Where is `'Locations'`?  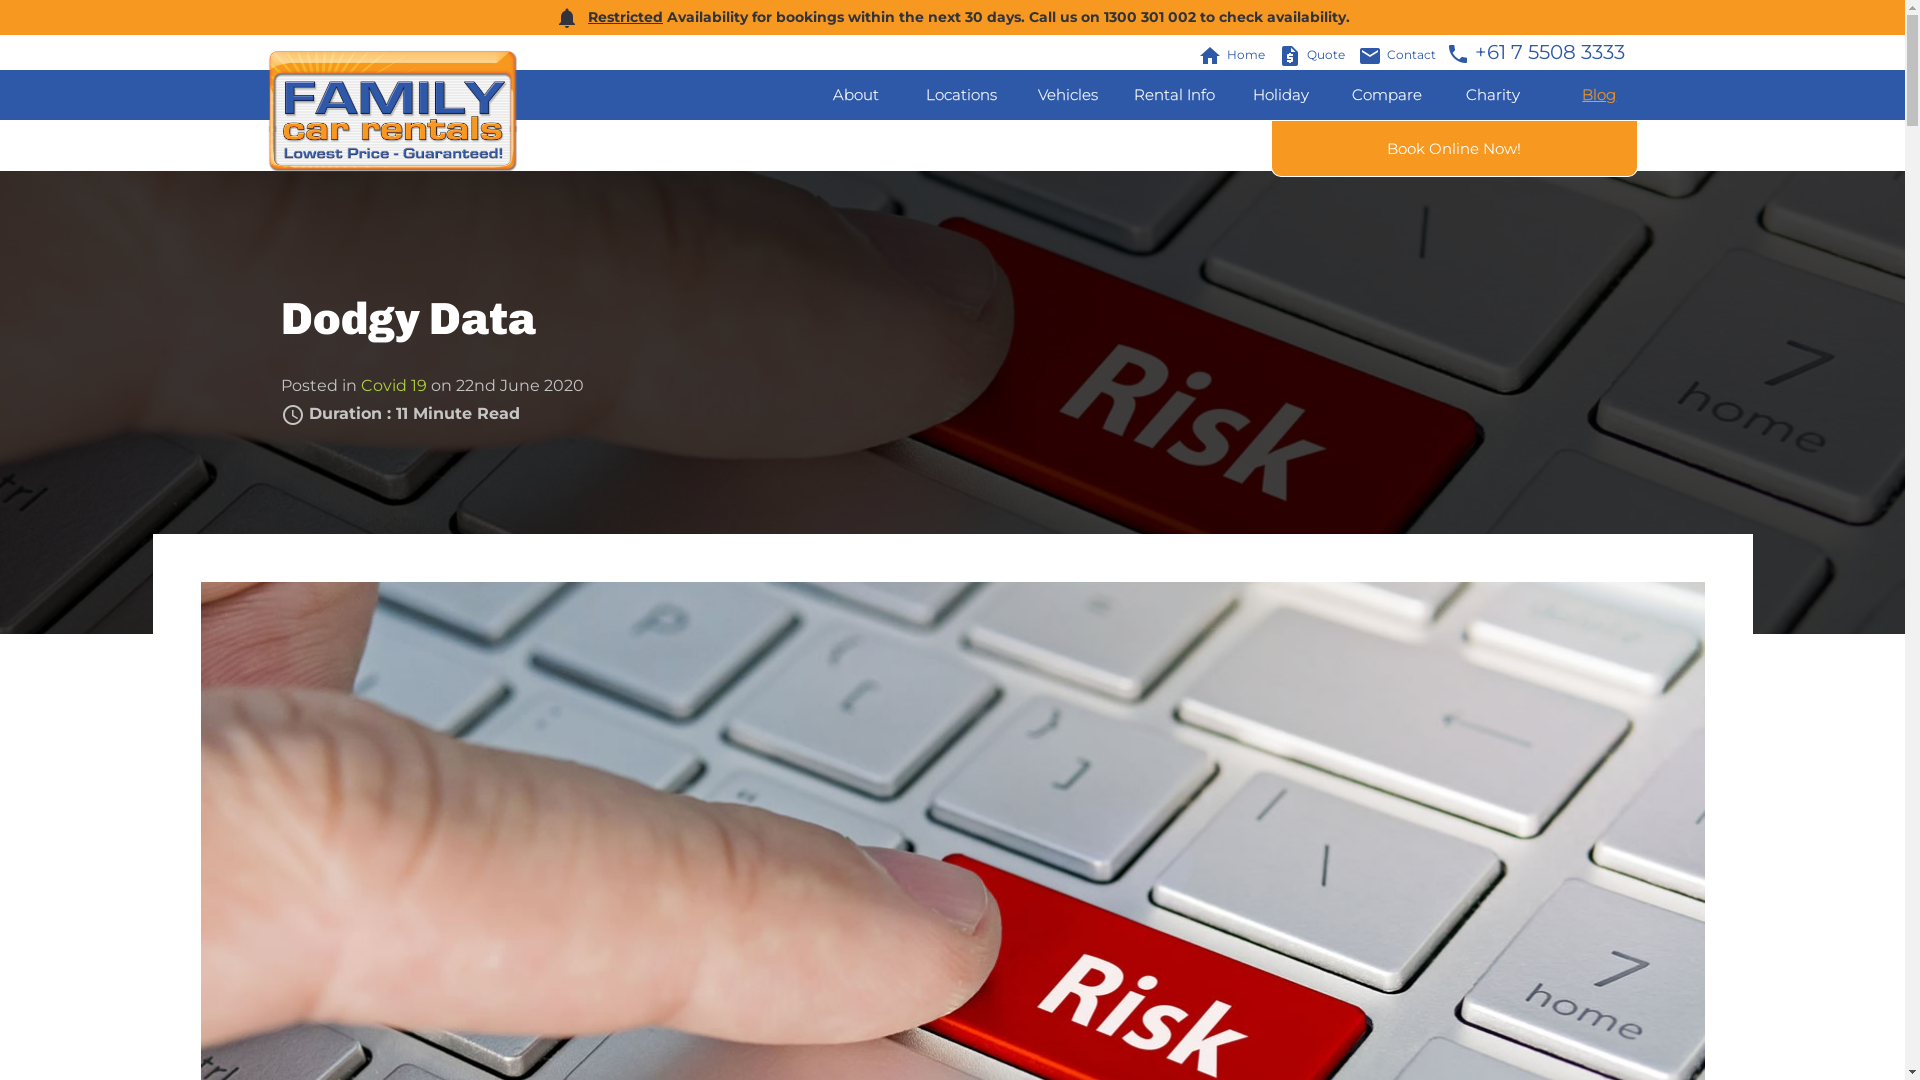 'Locations' is located at coordinates (961, 95).